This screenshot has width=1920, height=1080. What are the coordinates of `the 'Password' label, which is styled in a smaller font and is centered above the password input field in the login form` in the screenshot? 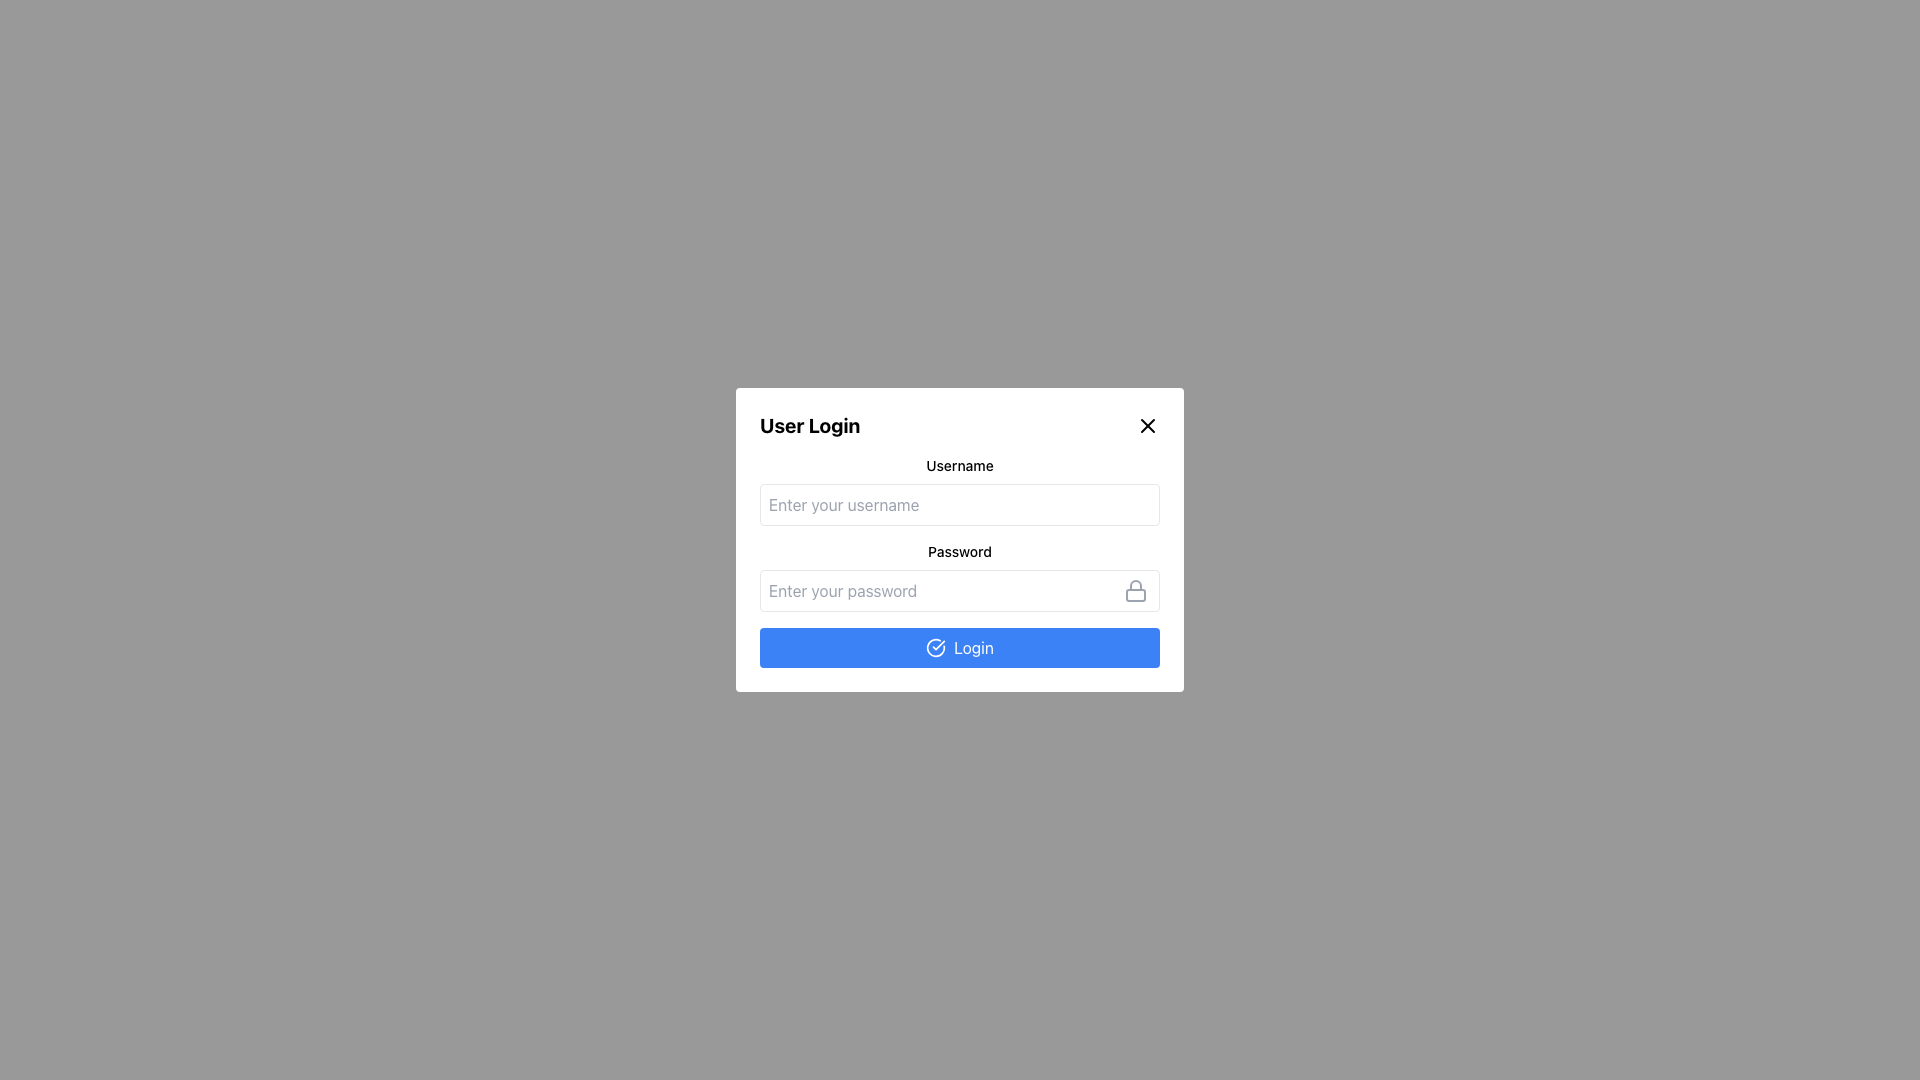 It's located at (960, 551).